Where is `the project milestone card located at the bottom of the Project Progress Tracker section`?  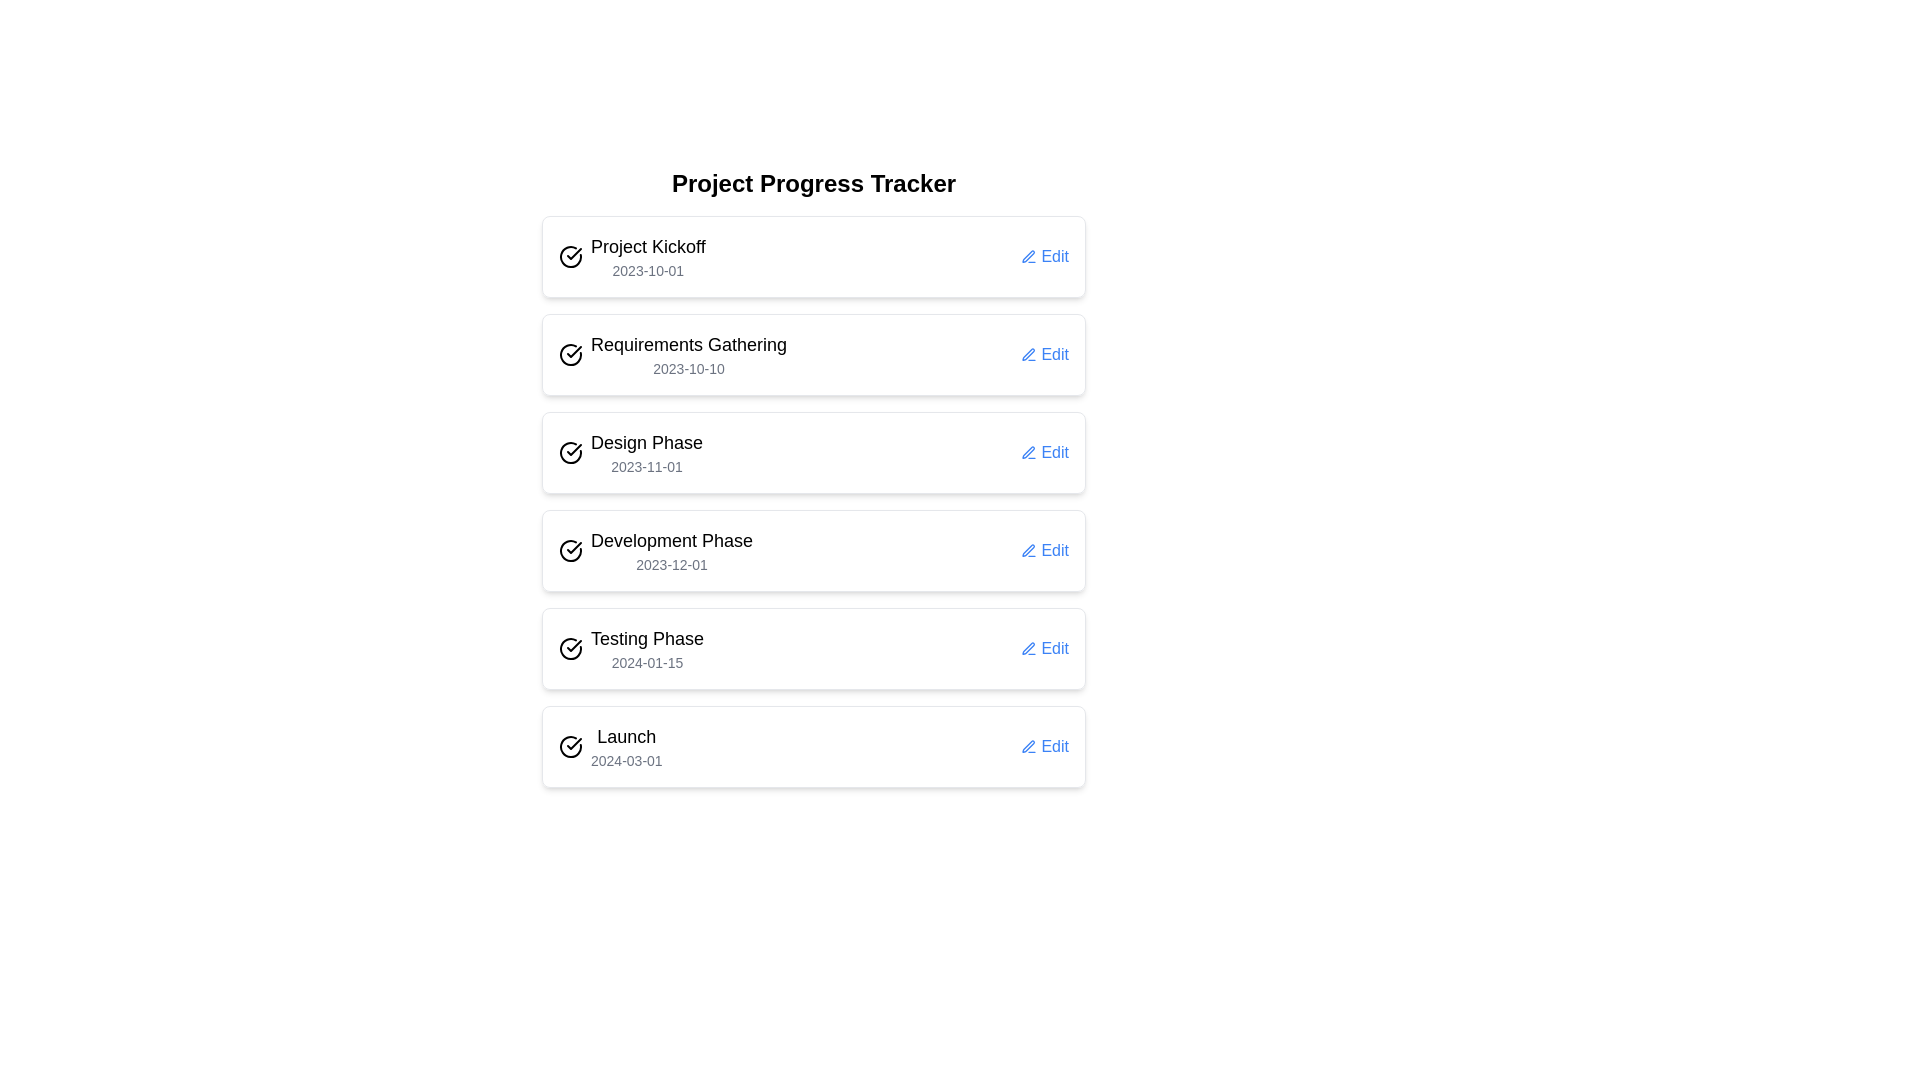
the project milestone card located at the bottom of the Project Progress Tracker section is located at coordinates (814, 747).